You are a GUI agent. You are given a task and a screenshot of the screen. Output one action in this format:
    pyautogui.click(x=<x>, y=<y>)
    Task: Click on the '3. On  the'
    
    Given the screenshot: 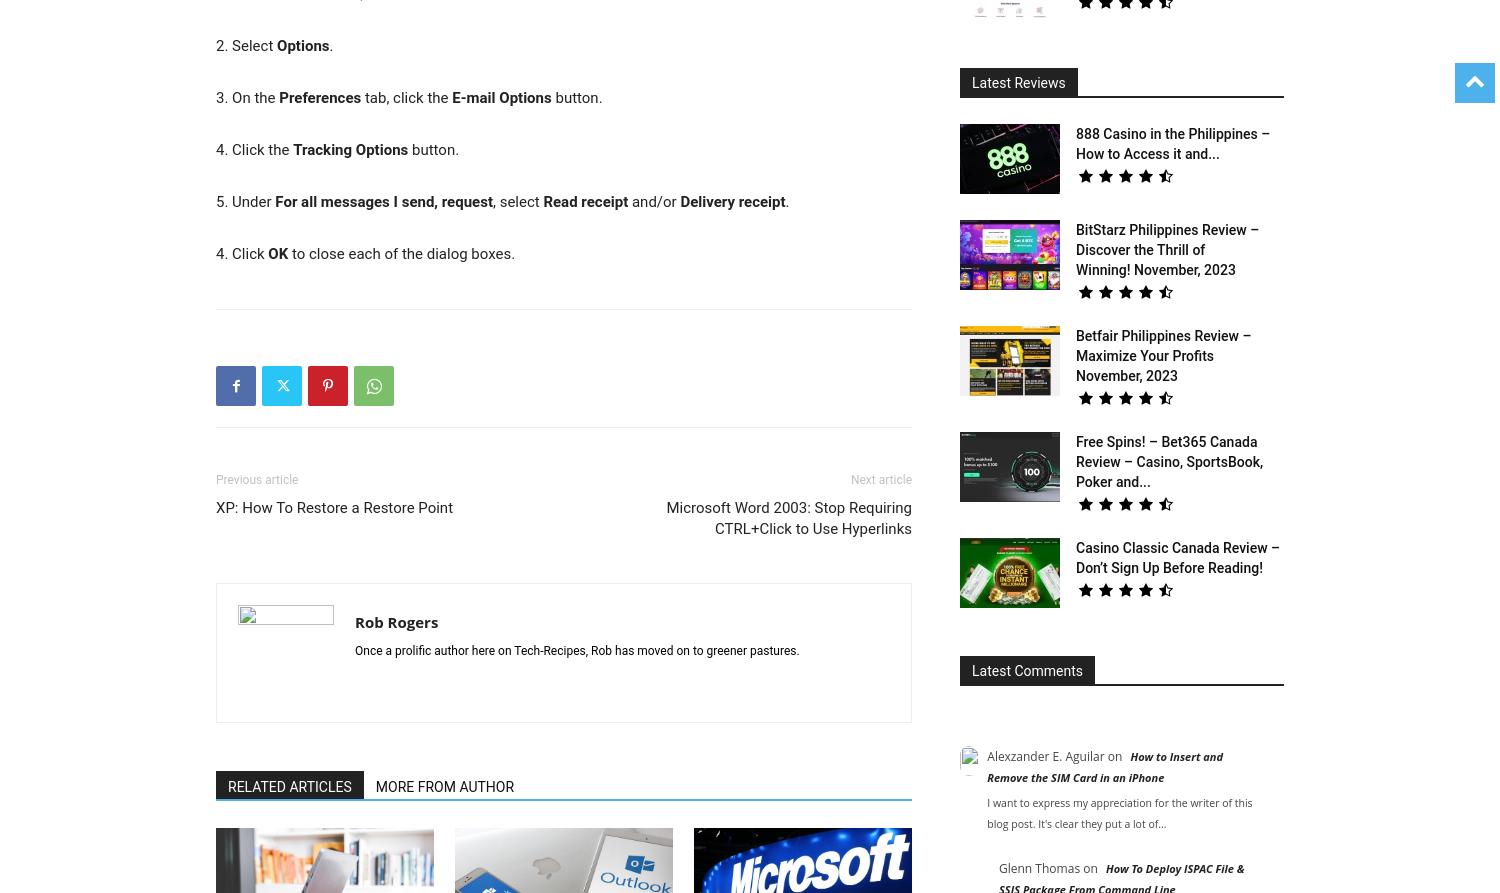 What is the action you would take?
    pyautogui.click(x=246, y=96)
    